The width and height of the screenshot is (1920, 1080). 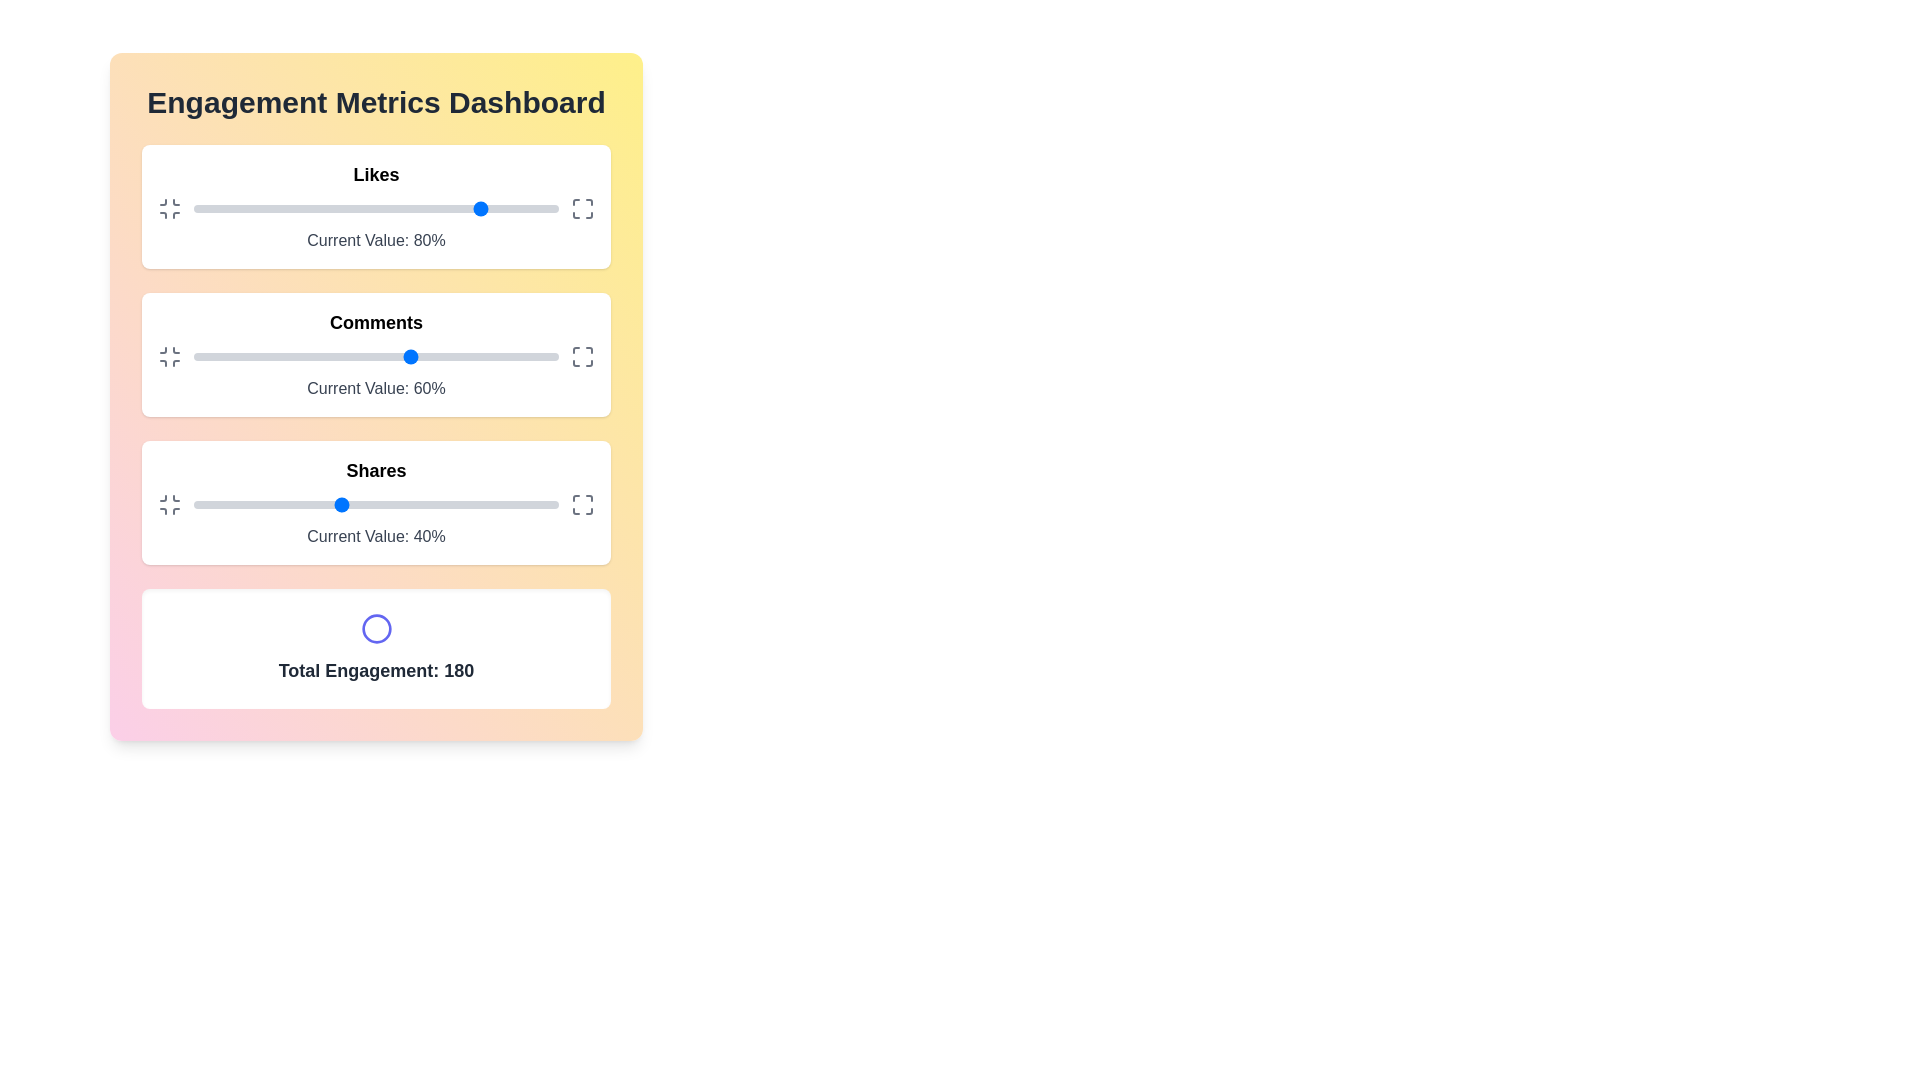 I want to click on the comments slider, so click(x=404, y=356).